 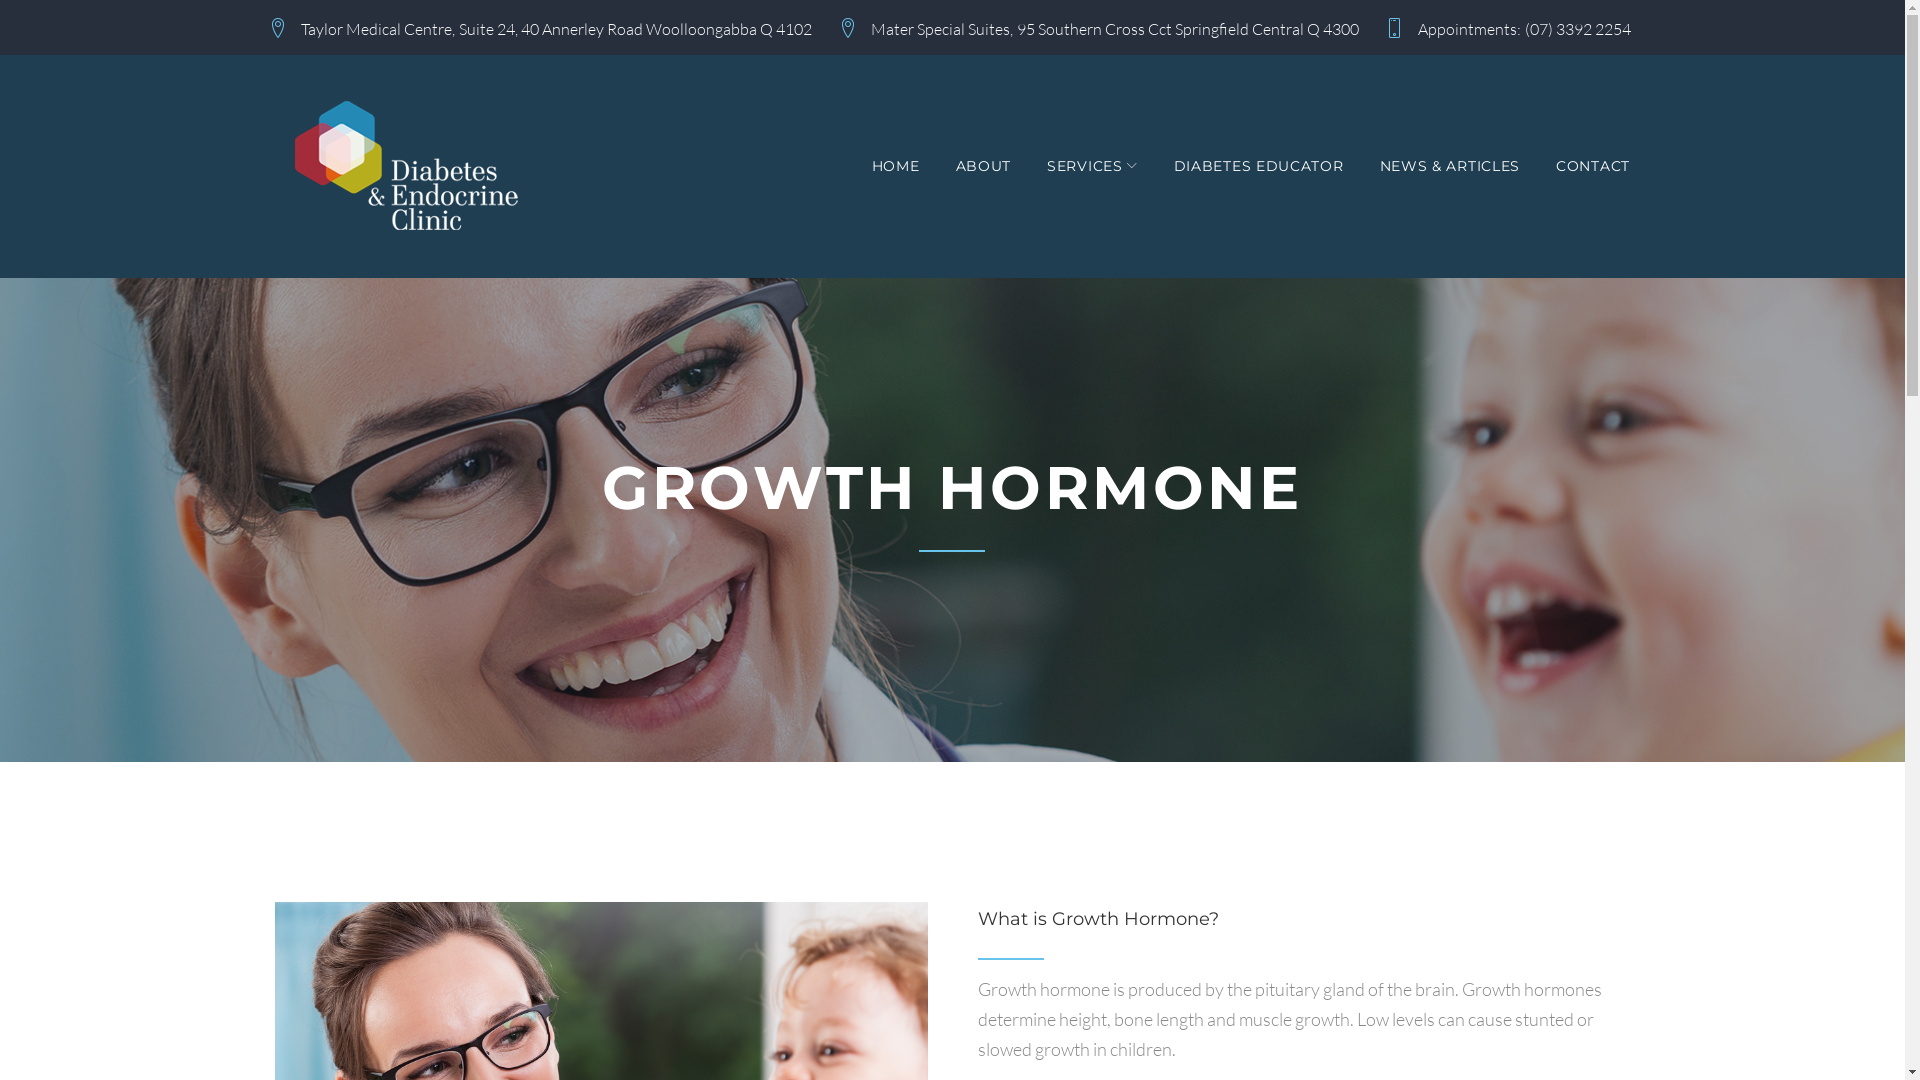 I want to click on 'DIABETES EDUCATOR', so click(x=1257, y=165).